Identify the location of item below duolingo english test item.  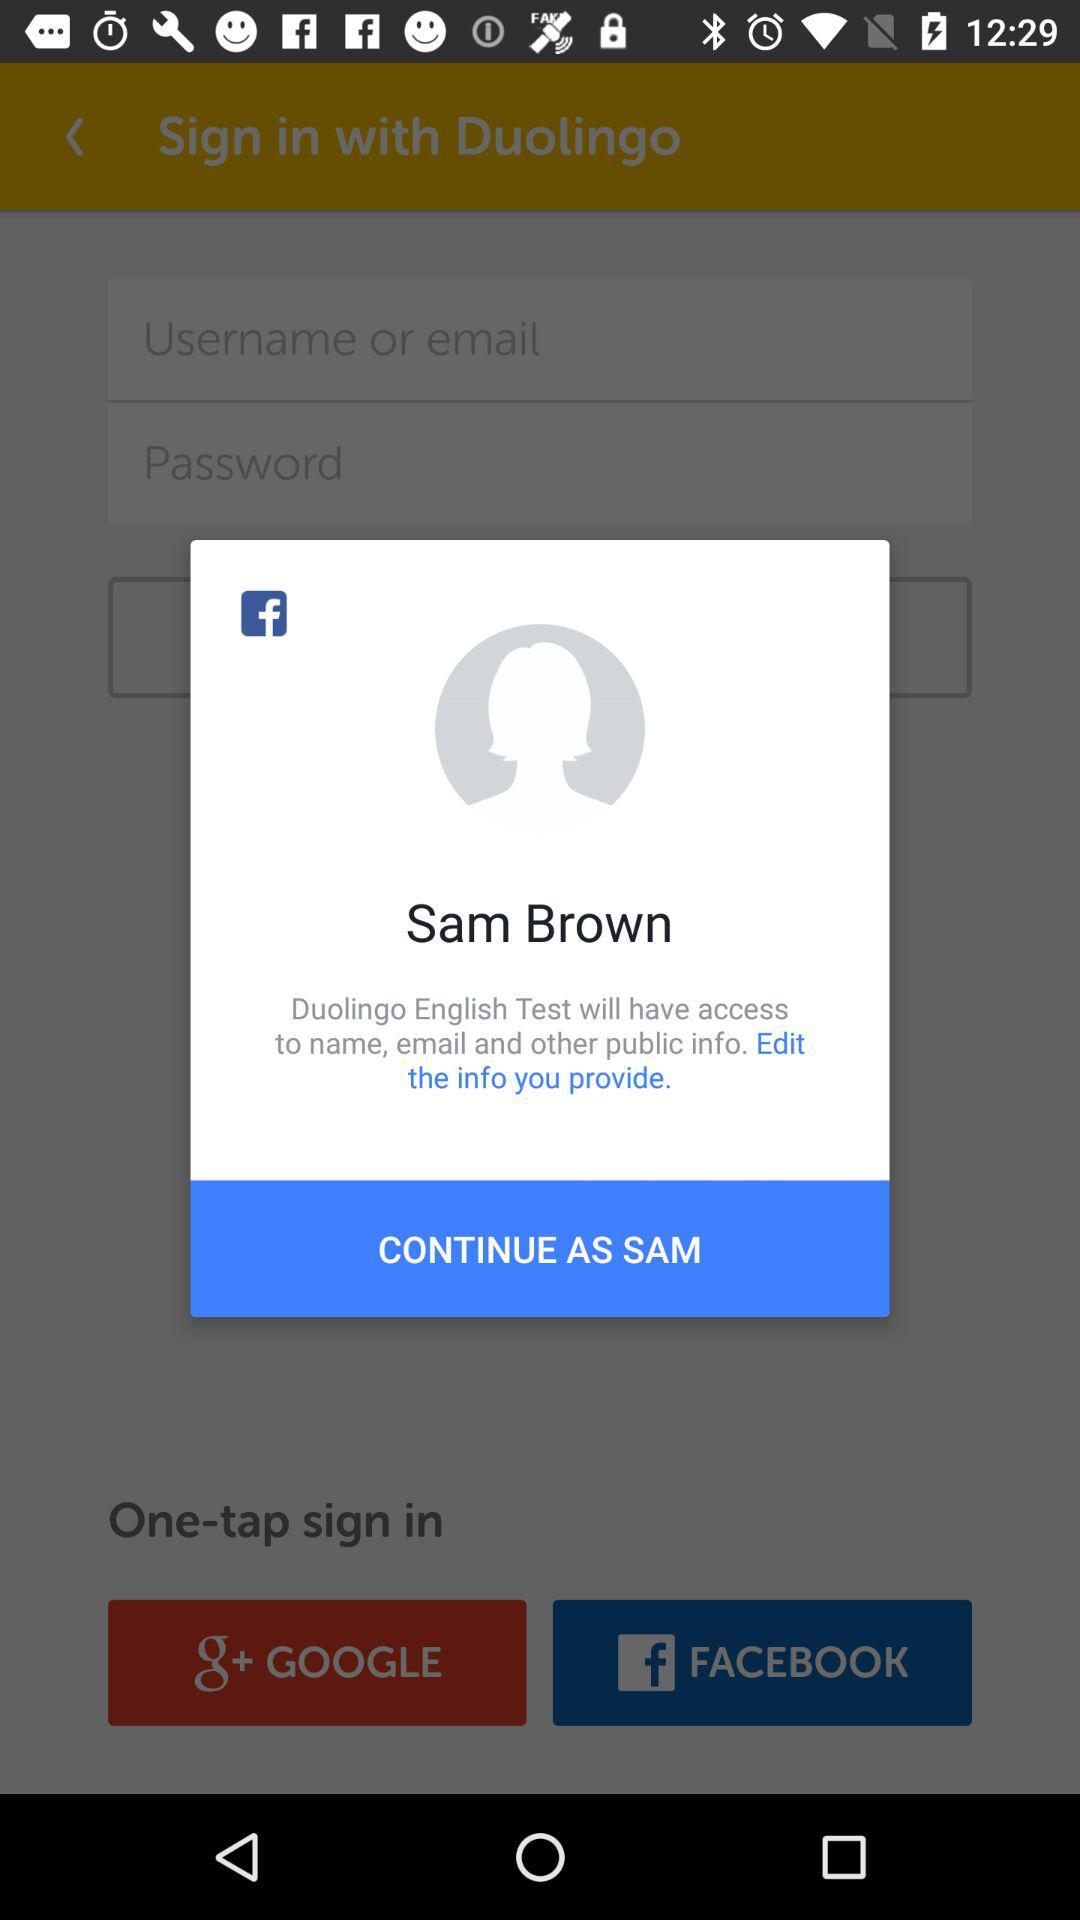
(540, 1247).